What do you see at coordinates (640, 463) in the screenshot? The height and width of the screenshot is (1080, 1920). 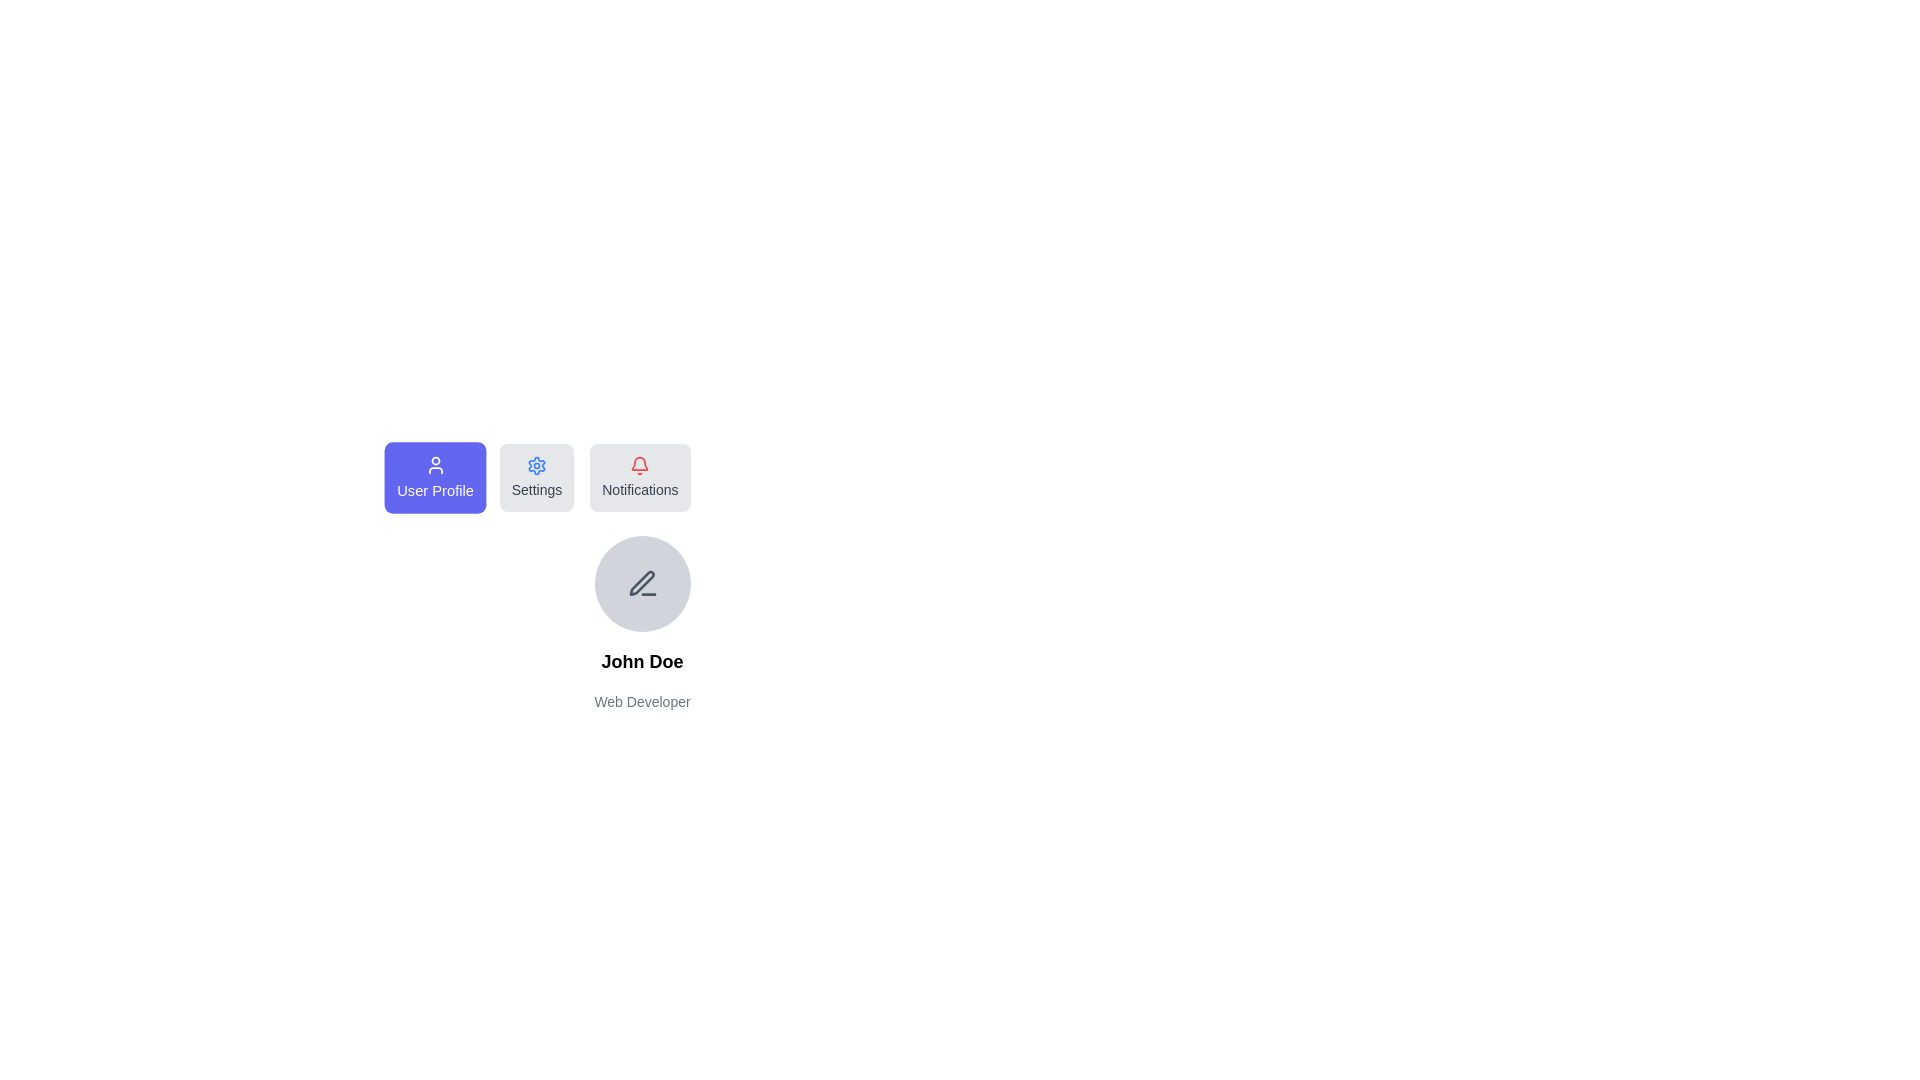 I see `the curved line segment of the bell icon, which is part of the Notifications button located to the right of the Settings icon in the UI` at bounding box center [640, 463].